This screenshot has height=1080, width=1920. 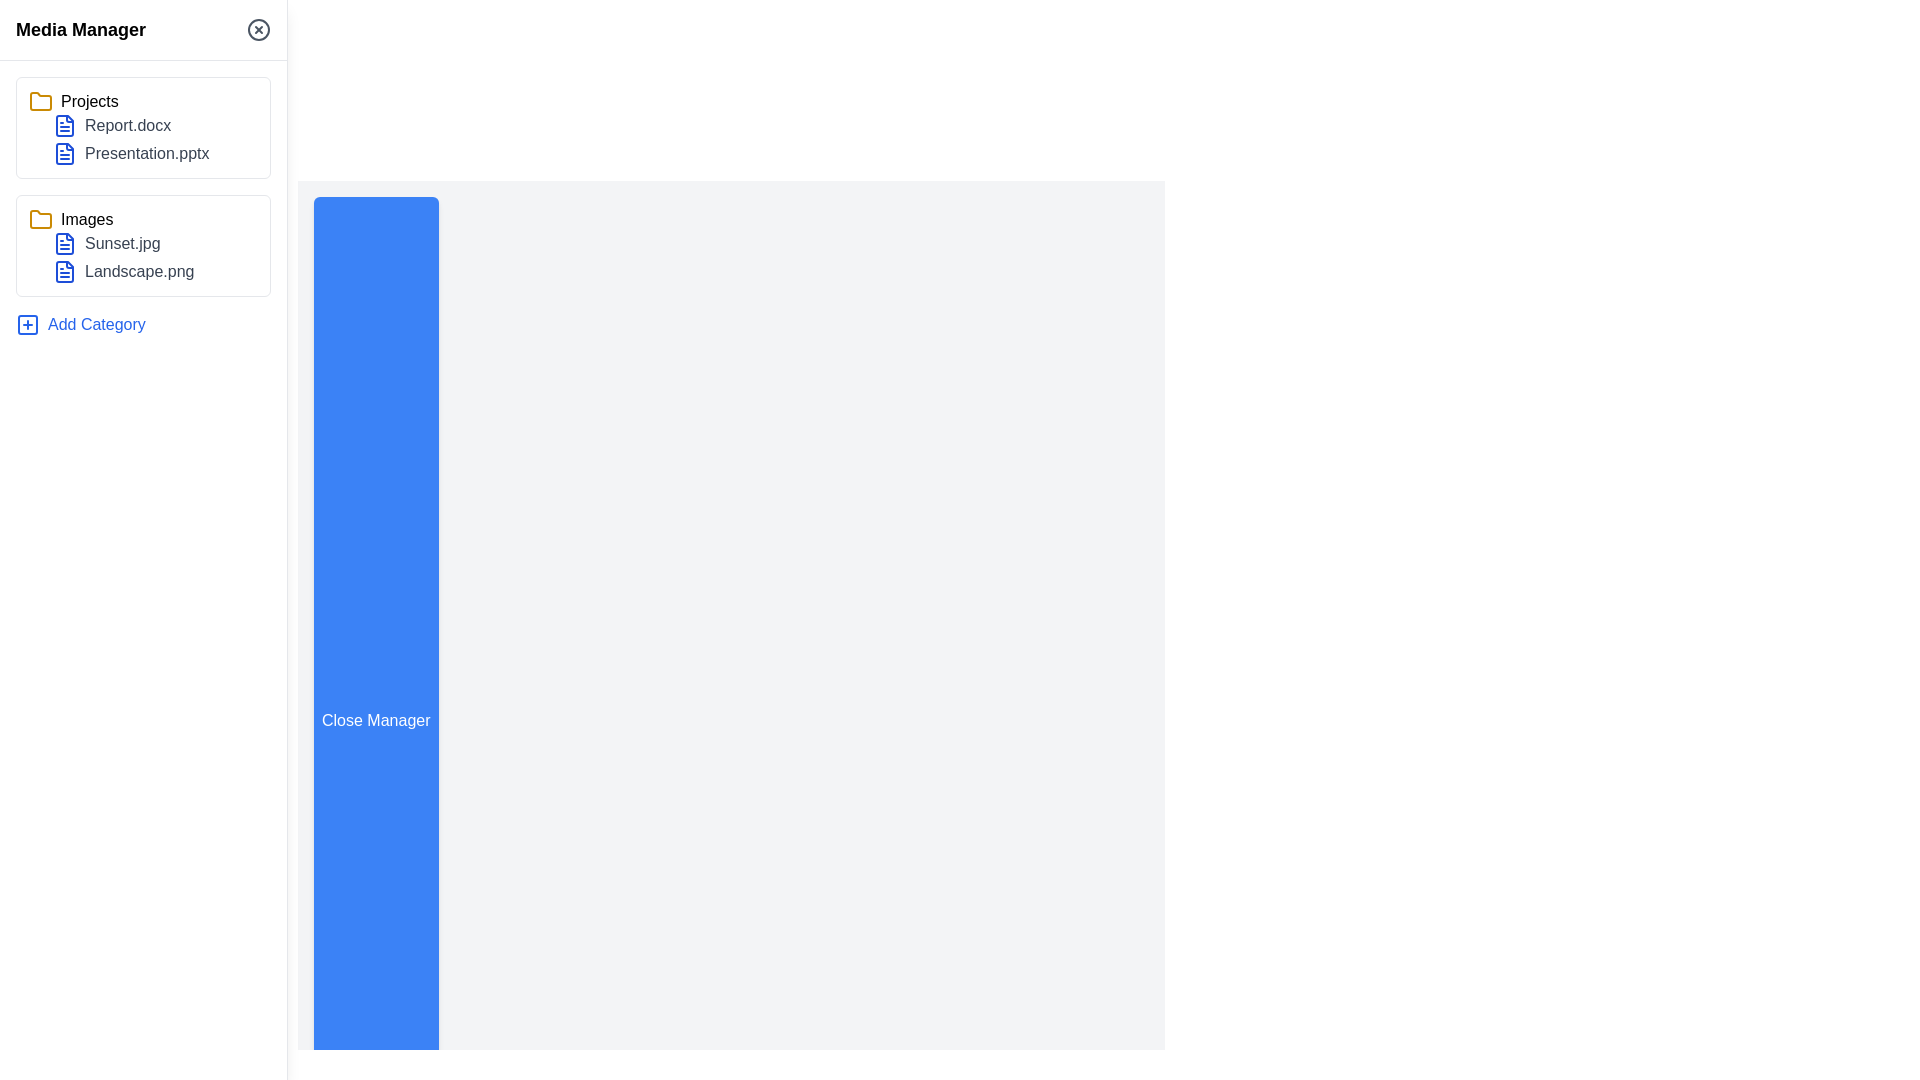 I want to click on the SVG Circle graphic that serves as part of the interactive close button located in the top-left corner of the interface, adjacent to the title 'Media Manager', so click(x=258, y=30).